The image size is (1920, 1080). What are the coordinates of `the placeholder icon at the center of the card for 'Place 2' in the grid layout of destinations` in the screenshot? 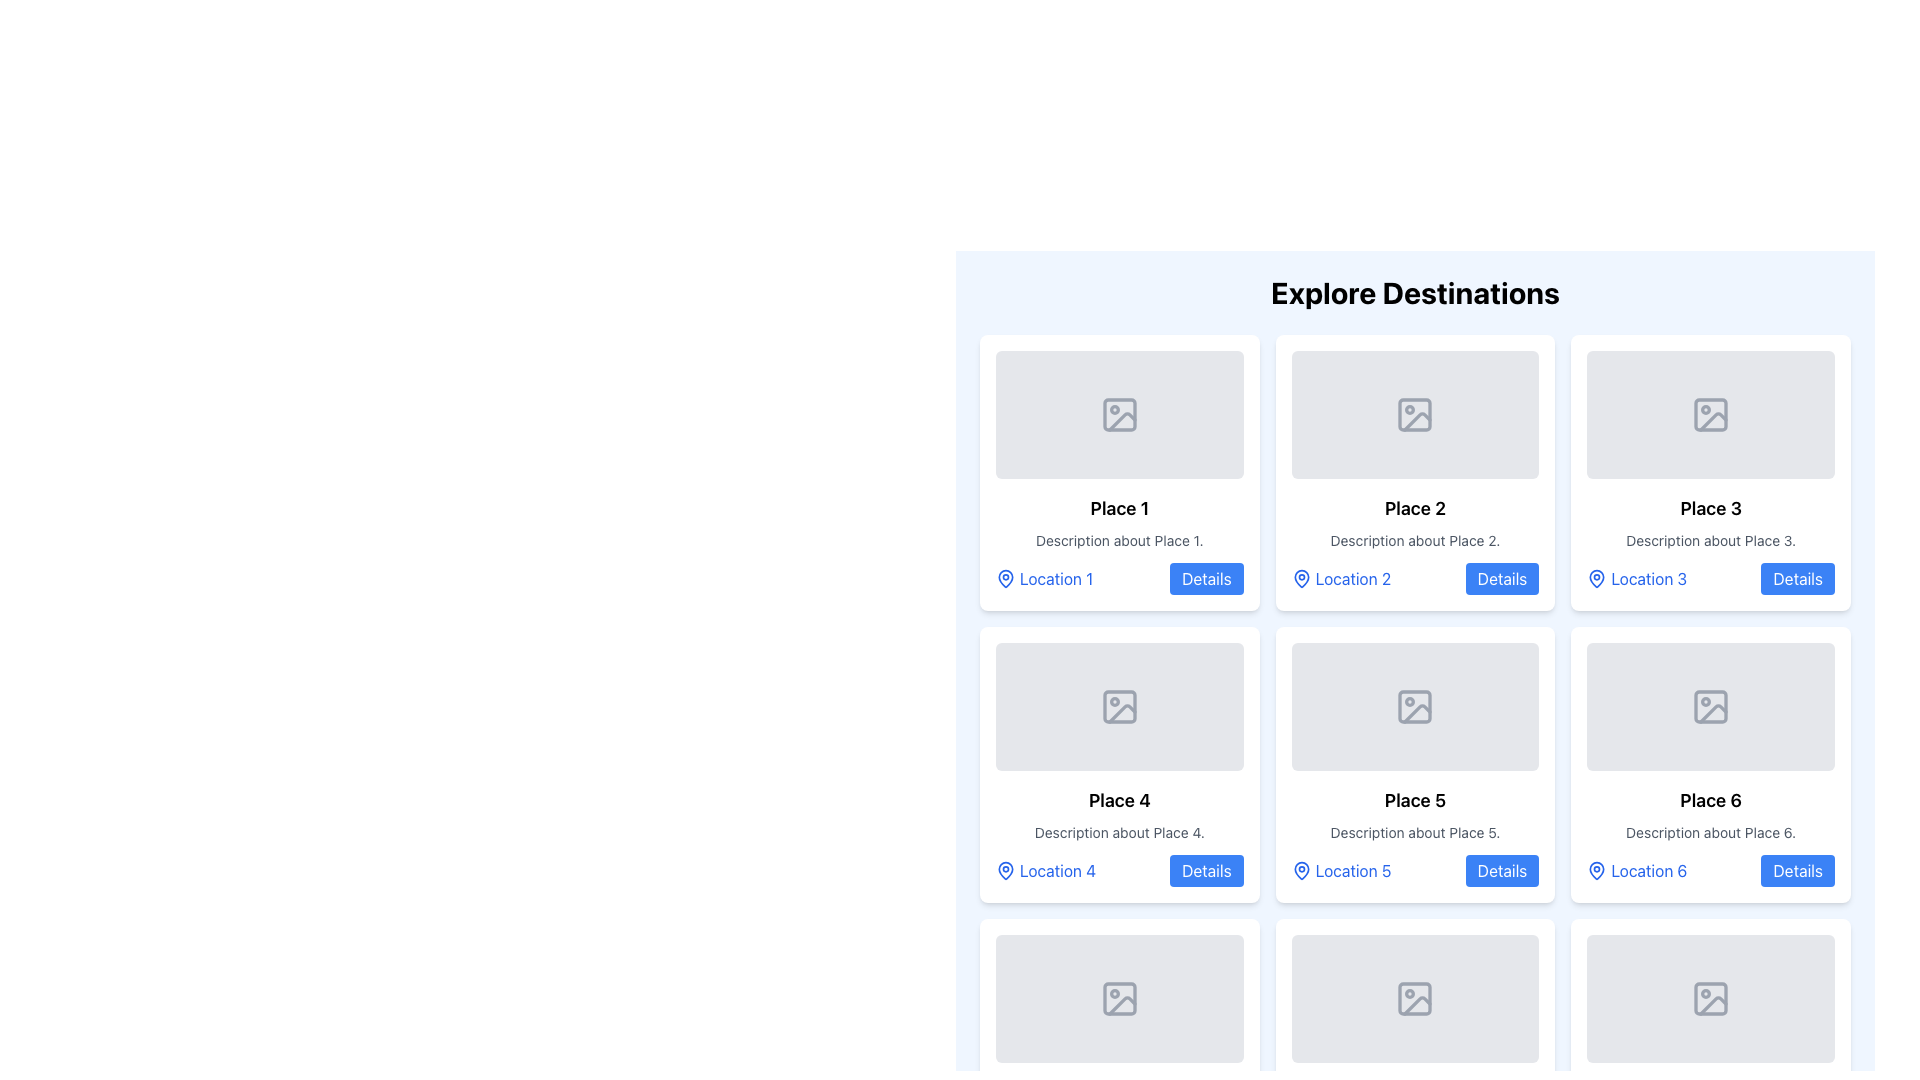 It's located at (1414, 414).